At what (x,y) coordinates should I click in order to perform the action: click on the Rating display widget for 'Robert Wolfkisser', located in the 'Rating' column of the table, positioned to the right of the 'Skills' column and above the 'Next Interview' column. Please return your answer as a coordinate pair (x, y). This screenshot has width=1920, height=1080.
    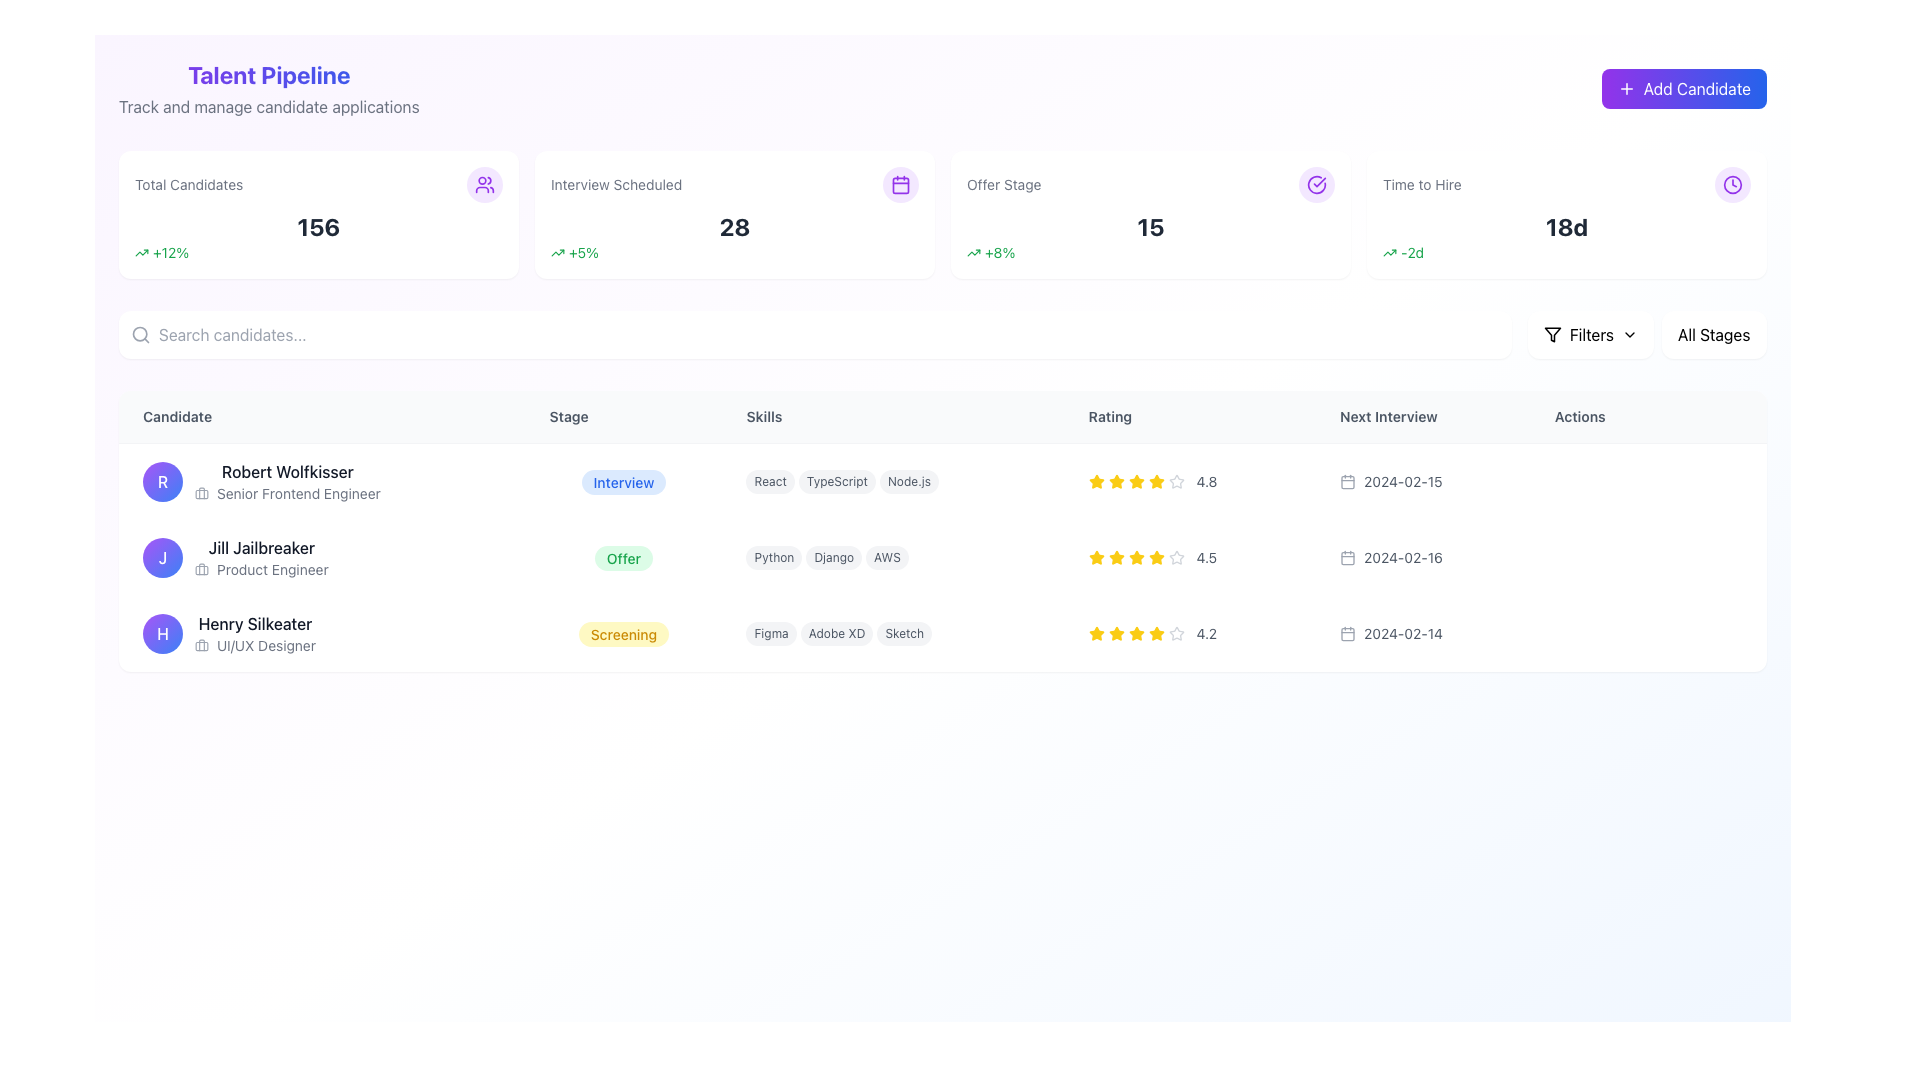
    Looking at the image, I should click on (1190, 482).